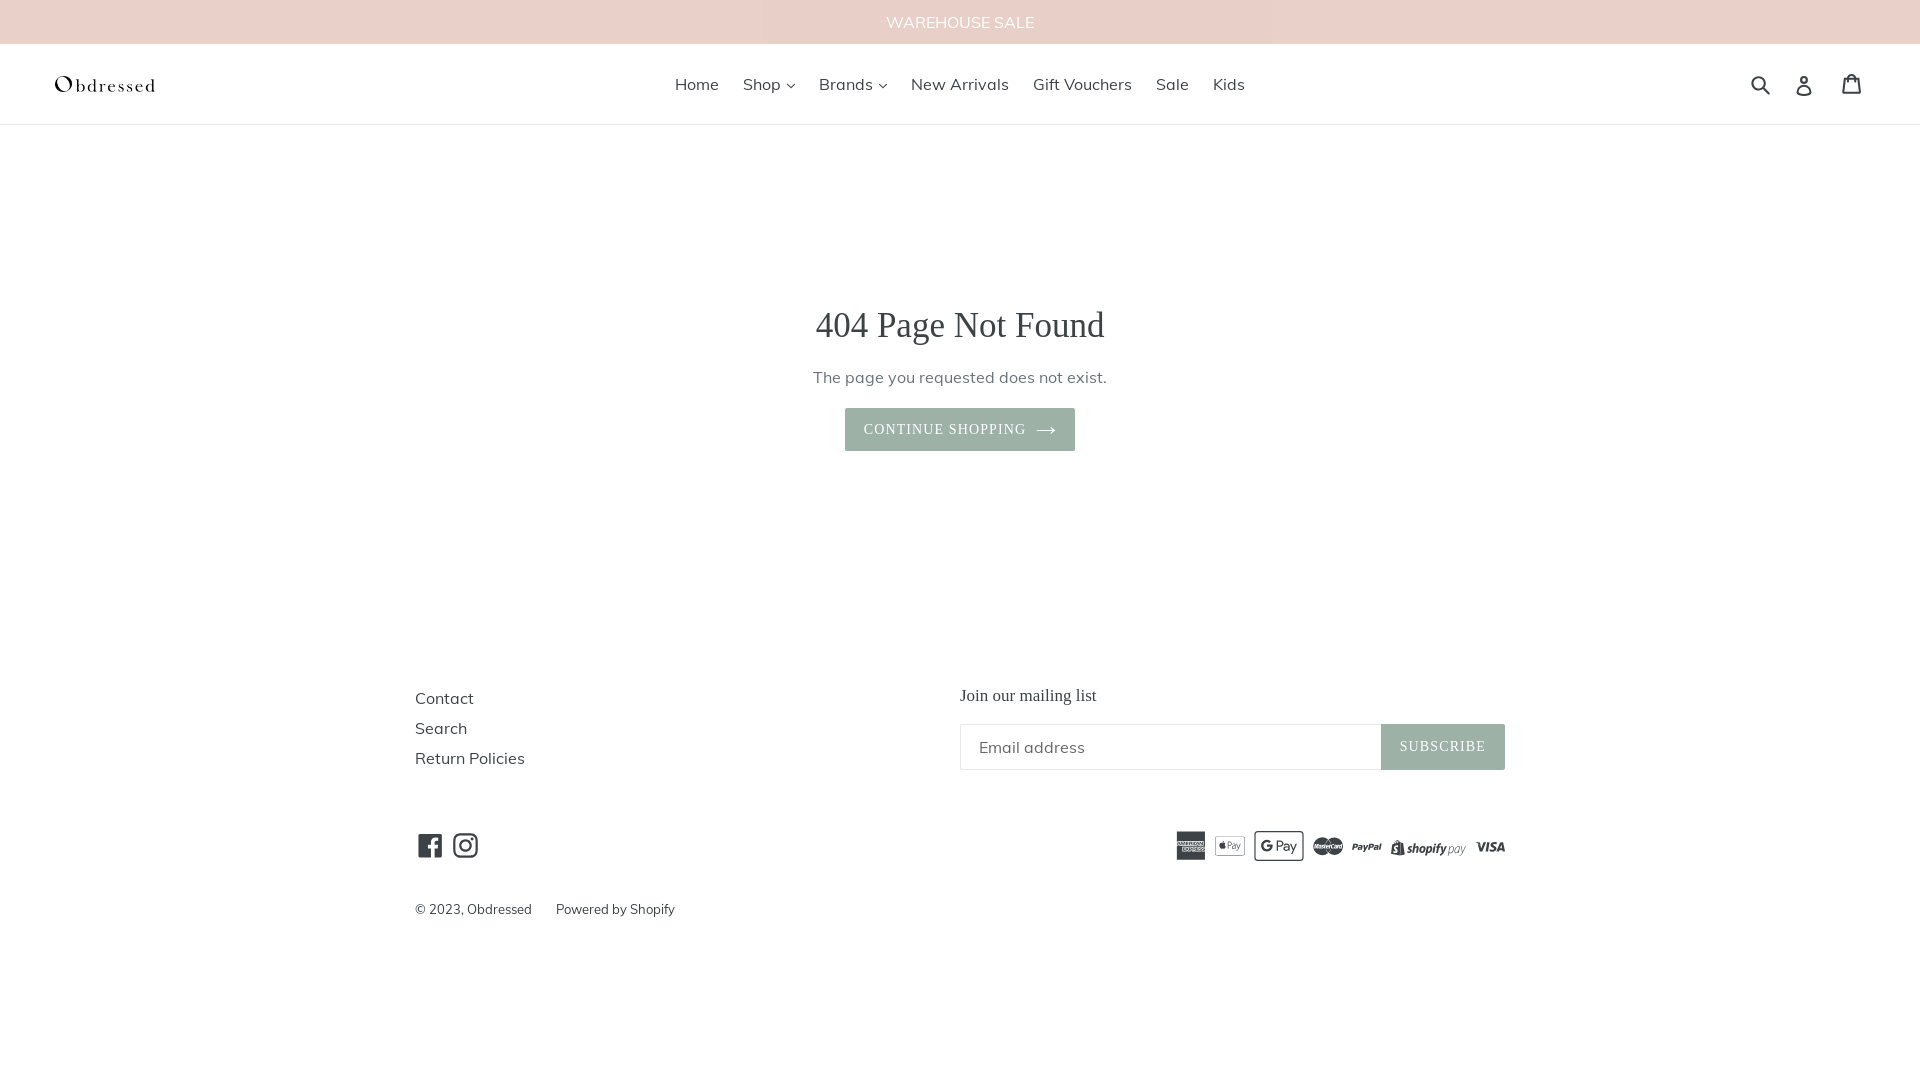  Describe the element at coordinates (443, 697) in the screenshot. I see `'Contact'` at that location.